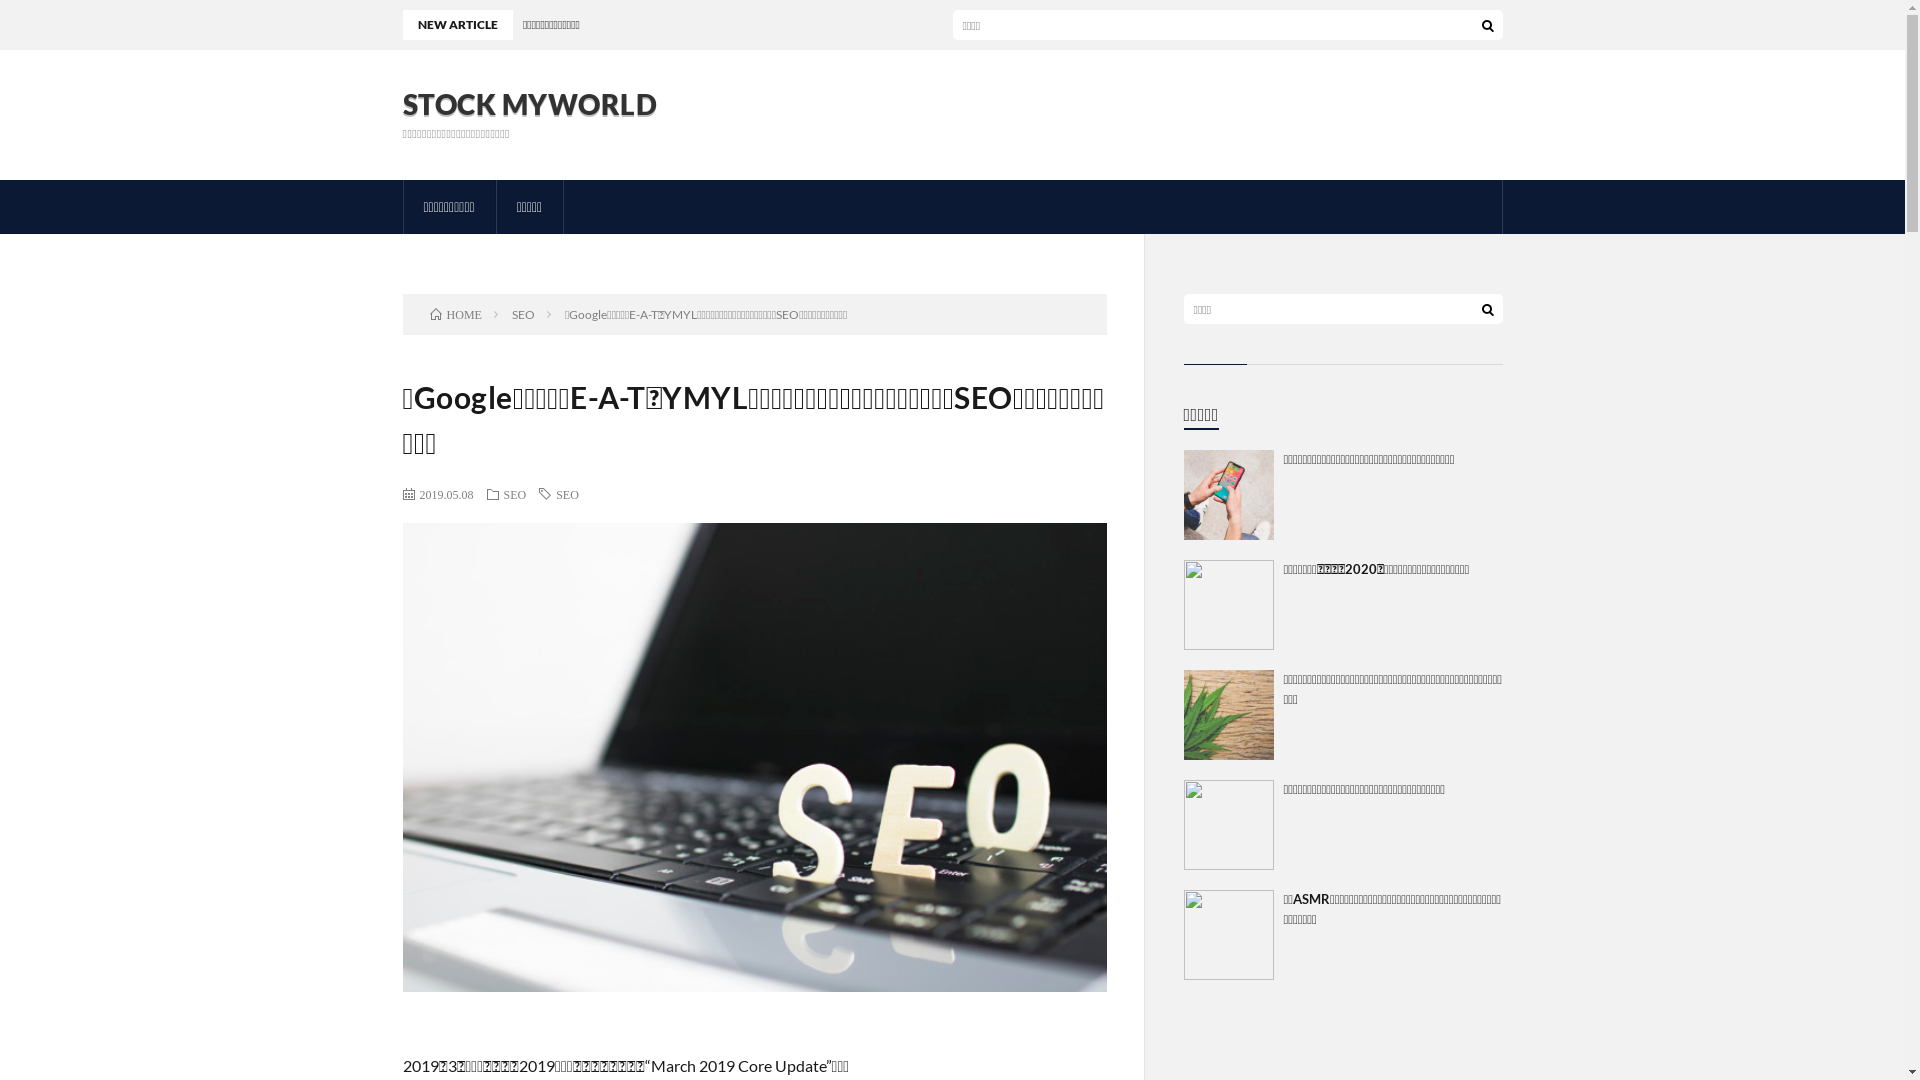  Describe the element at coordinates (1487, 308) in the screenshot. I see `'search'` at that location.